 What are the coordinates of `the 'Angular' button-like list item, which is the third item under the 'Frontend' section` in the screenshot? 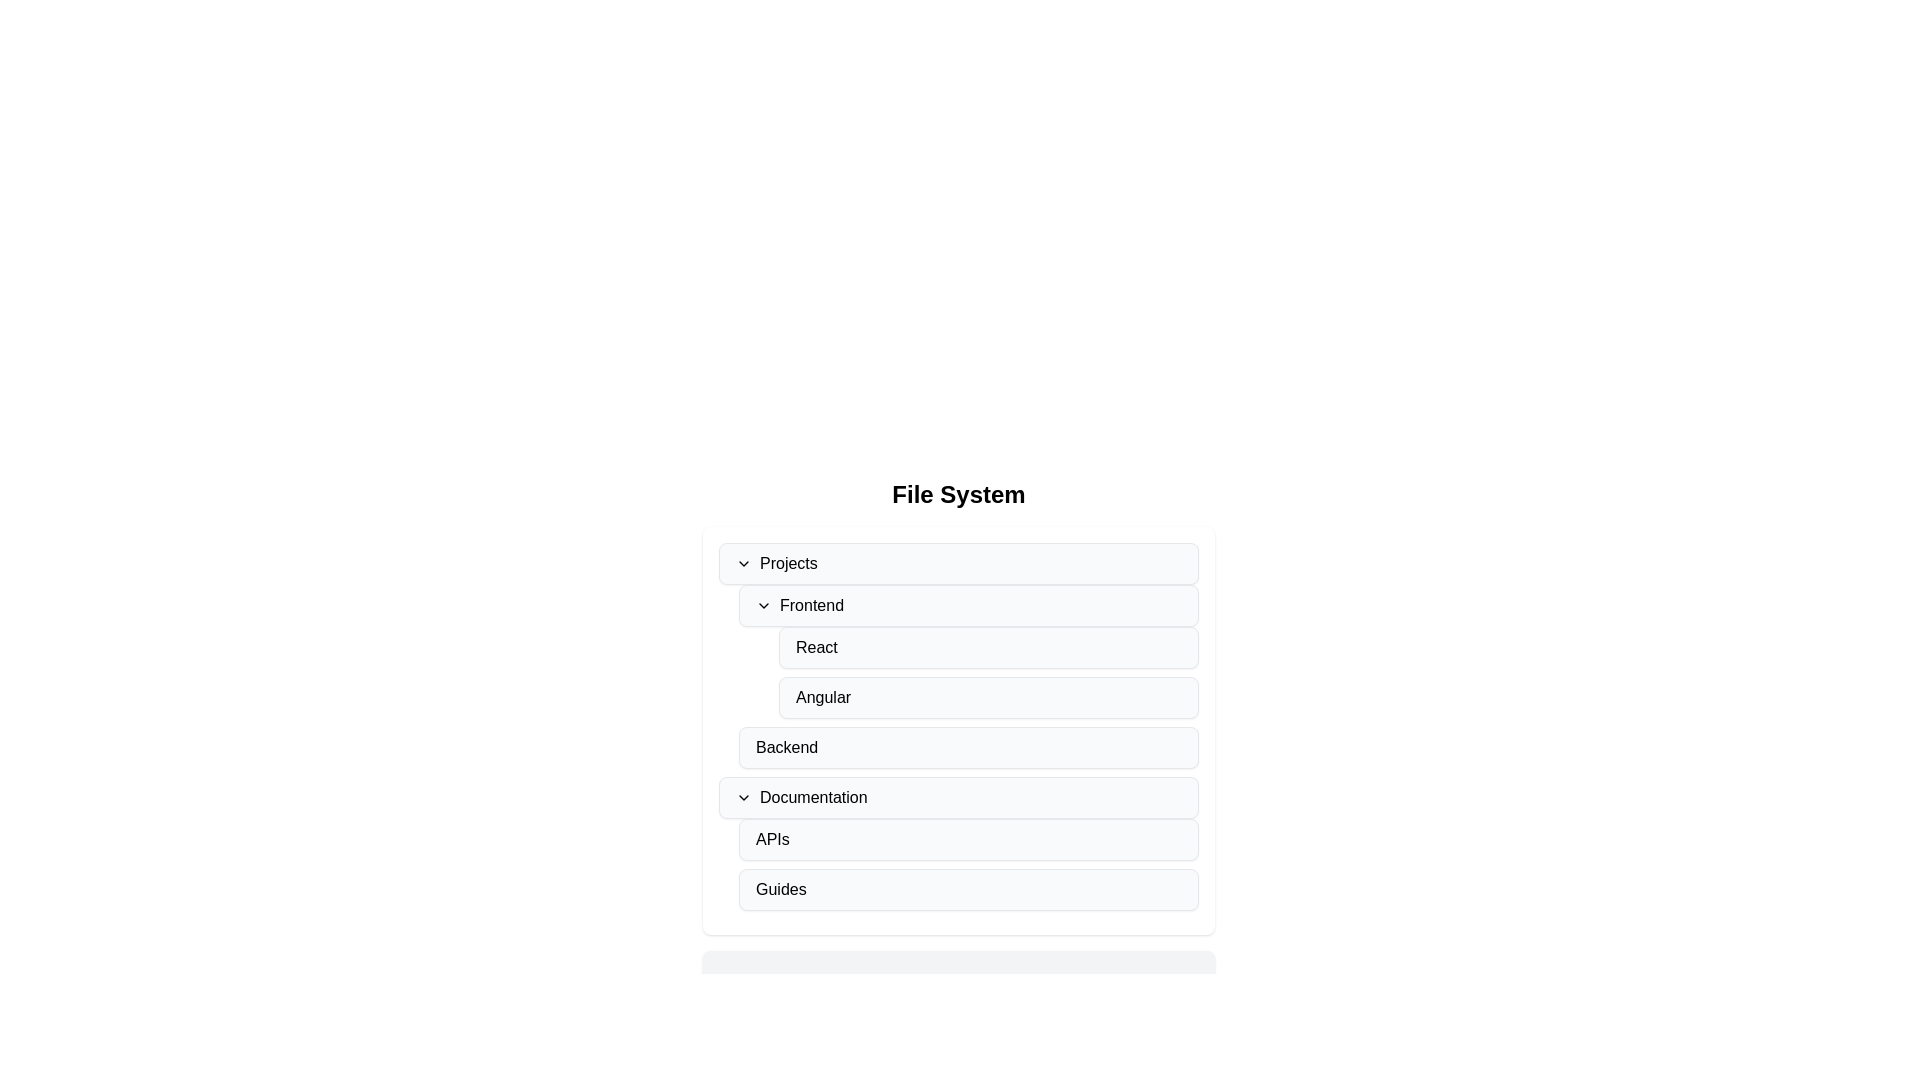 It's located at (969, 697).